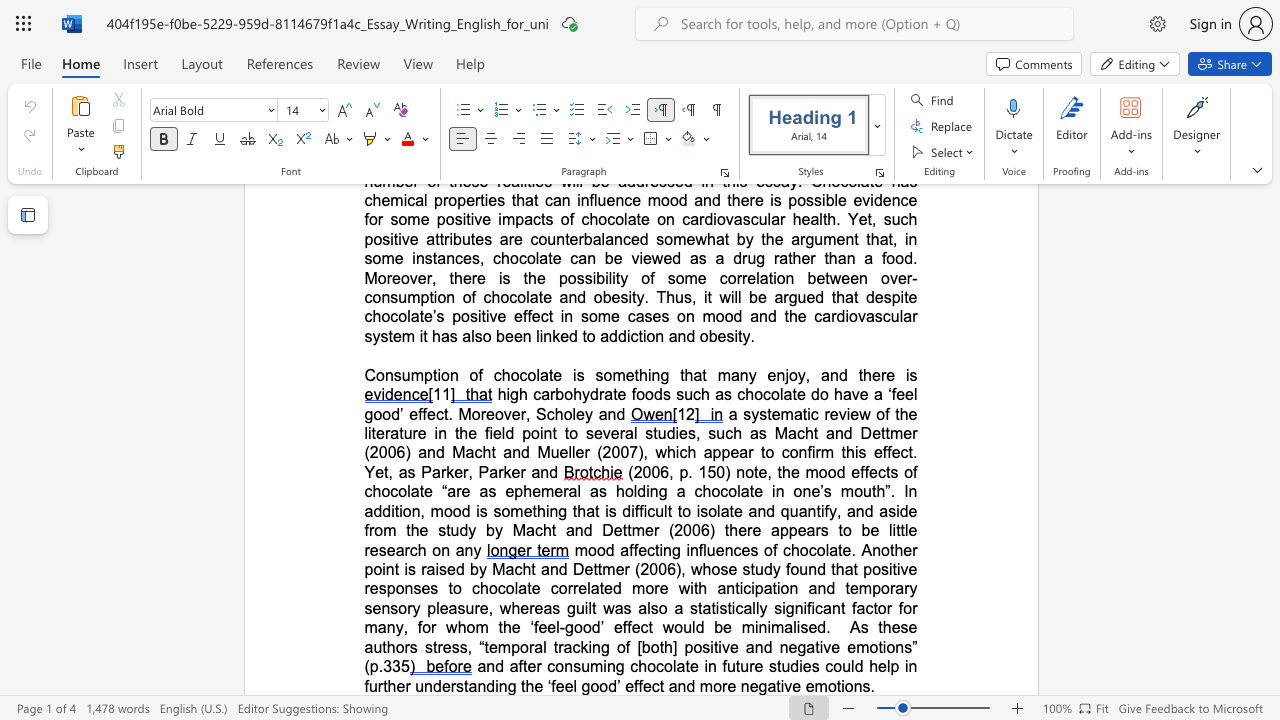 Image resolution: width=1280 pixels, height=720 pixels. I want to click on the subset text "ons." within the text "and after consuming chocolate in future studies could help in further understanding the ‘feel good’ effect and more negative emotions.", so click(844, 685).